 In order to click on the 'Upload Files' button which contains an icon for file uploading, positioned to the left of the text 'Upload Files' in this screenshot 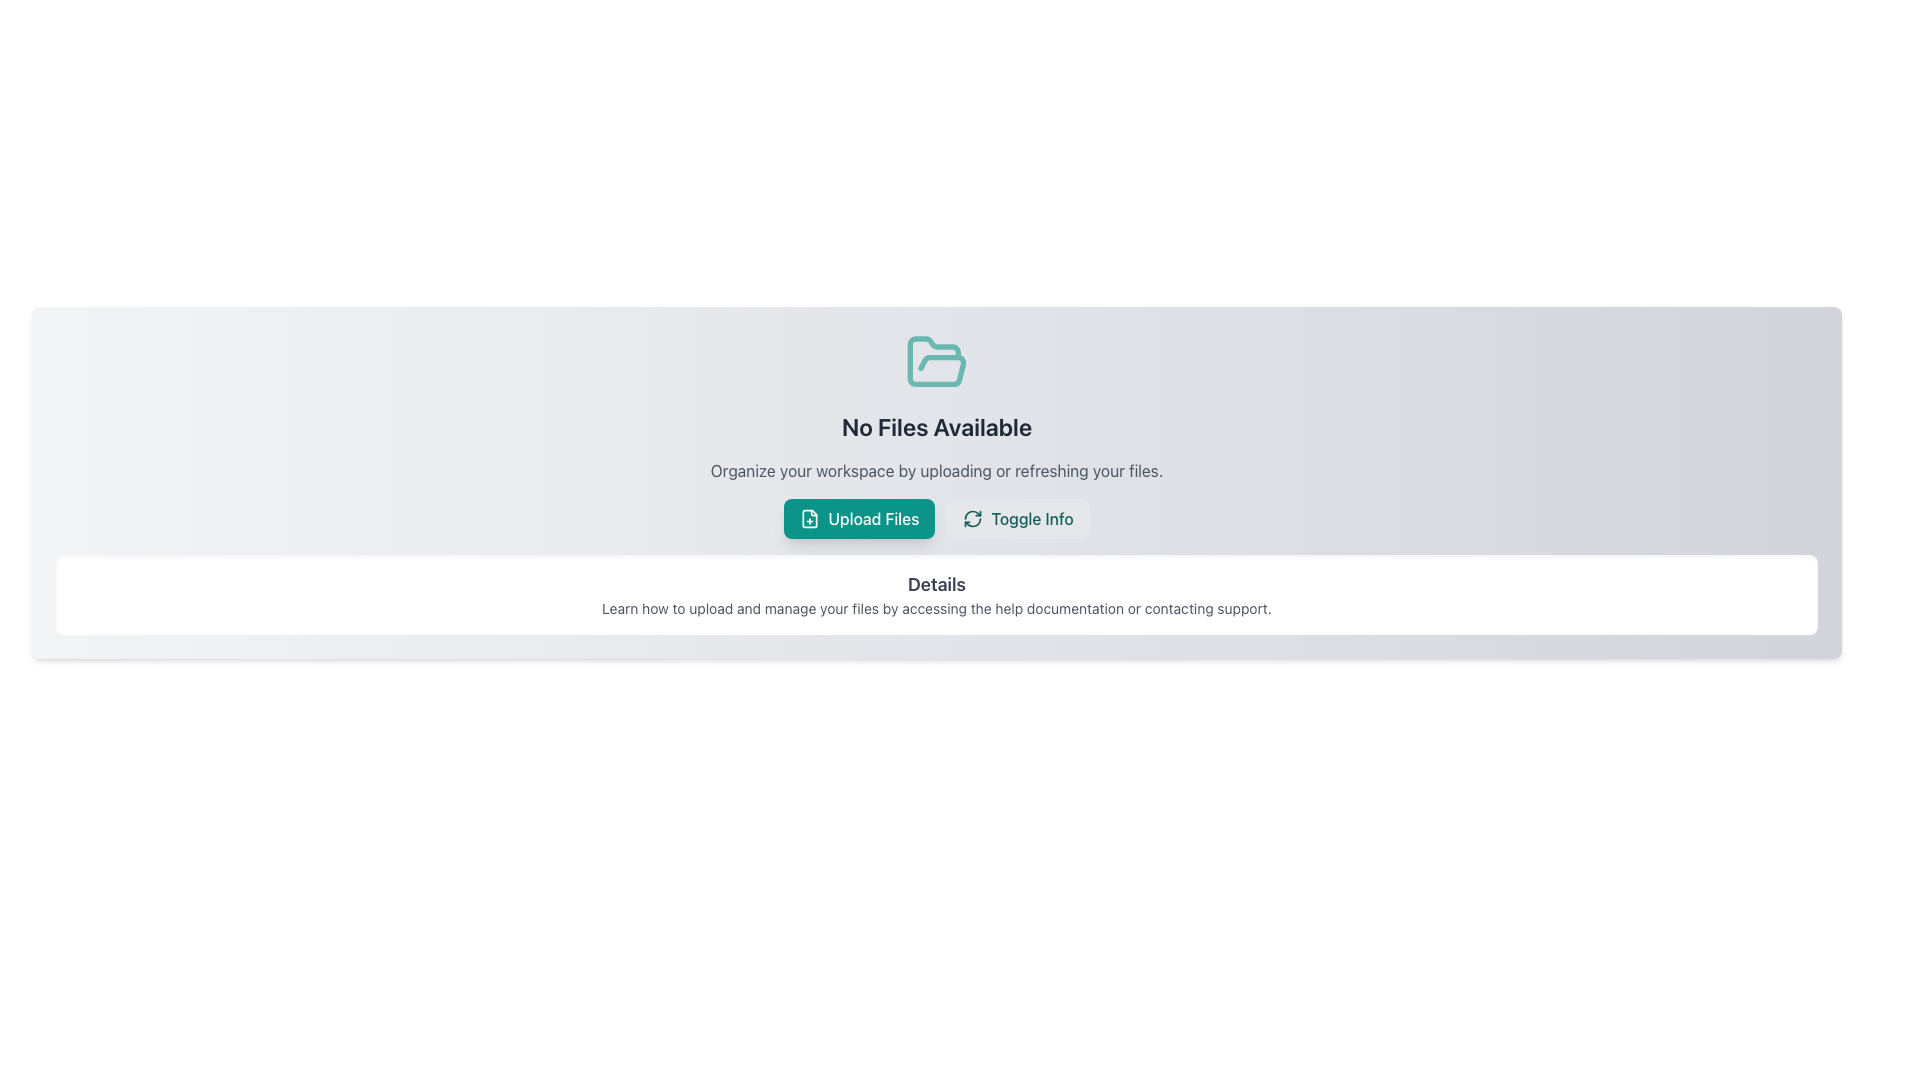, I will do `click(810, 518)`.